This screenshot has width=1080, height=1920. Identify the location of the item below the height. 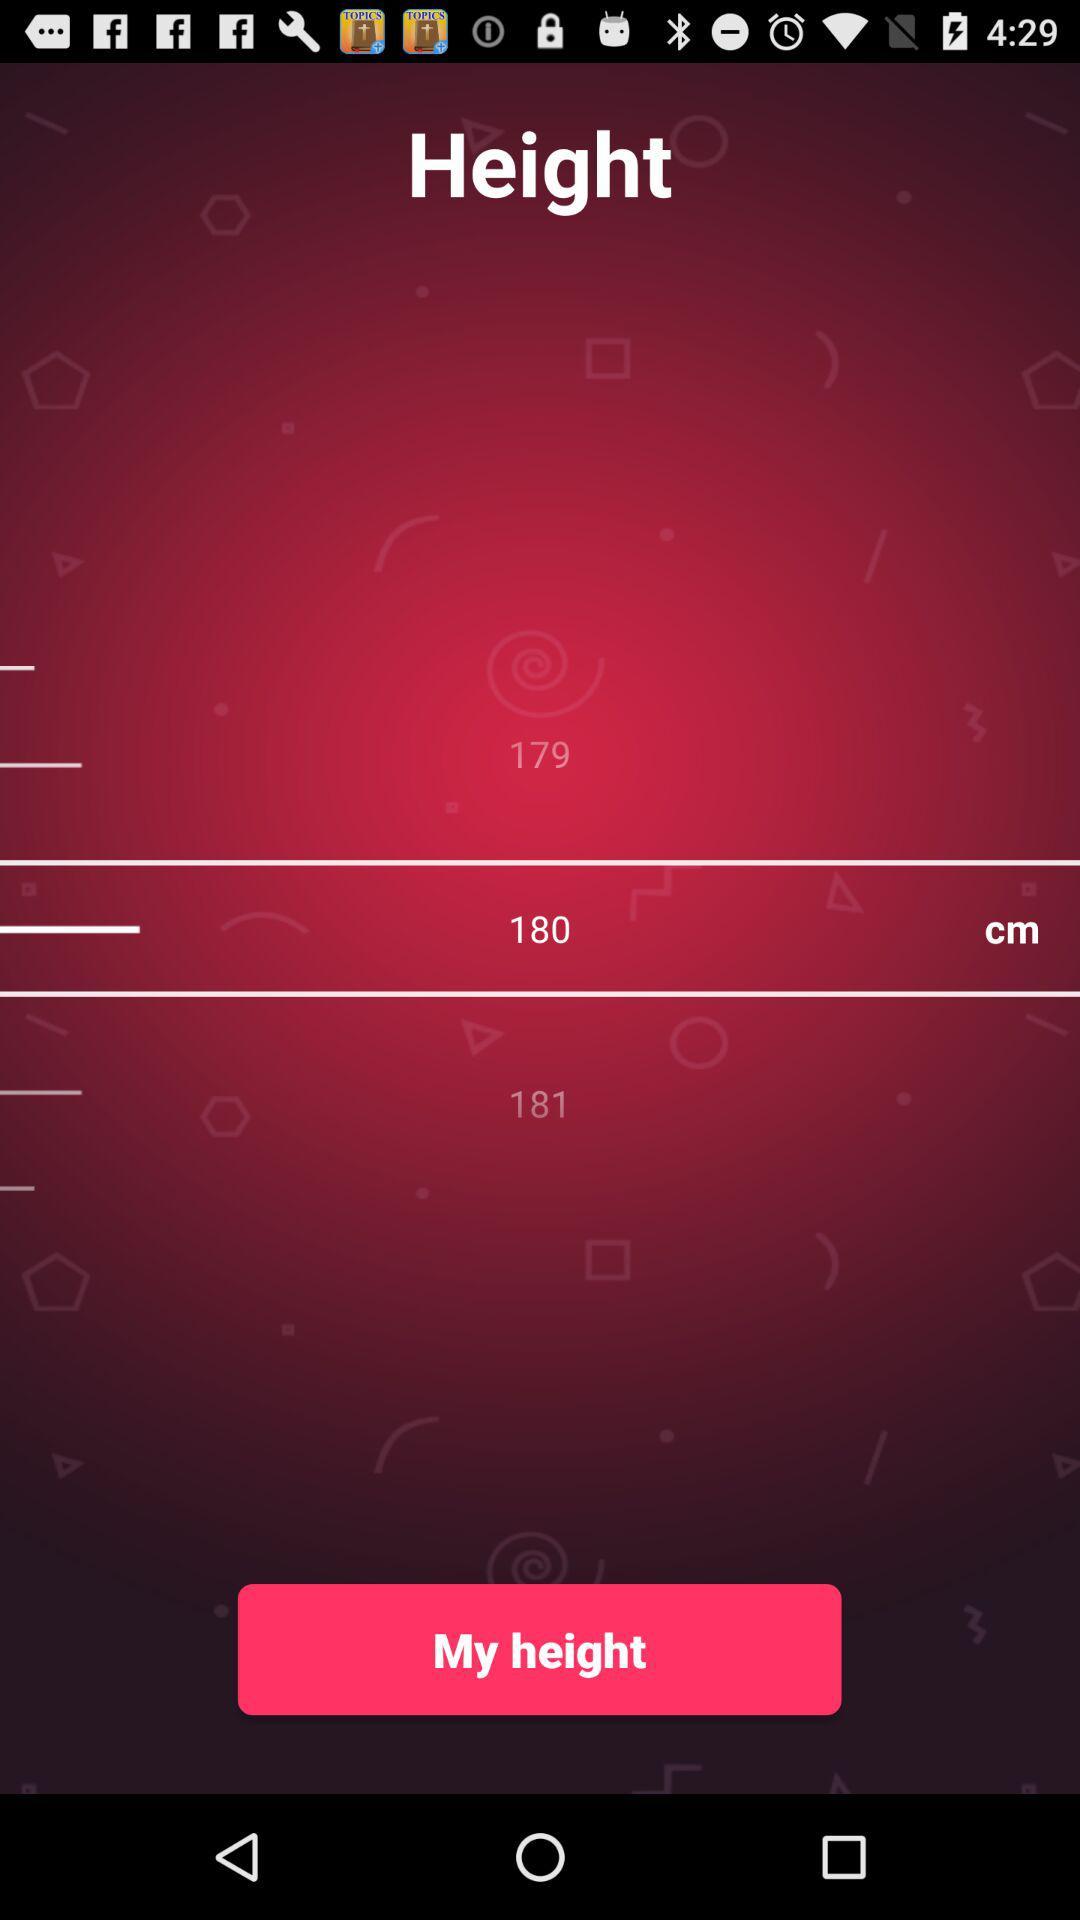
(540, 927).